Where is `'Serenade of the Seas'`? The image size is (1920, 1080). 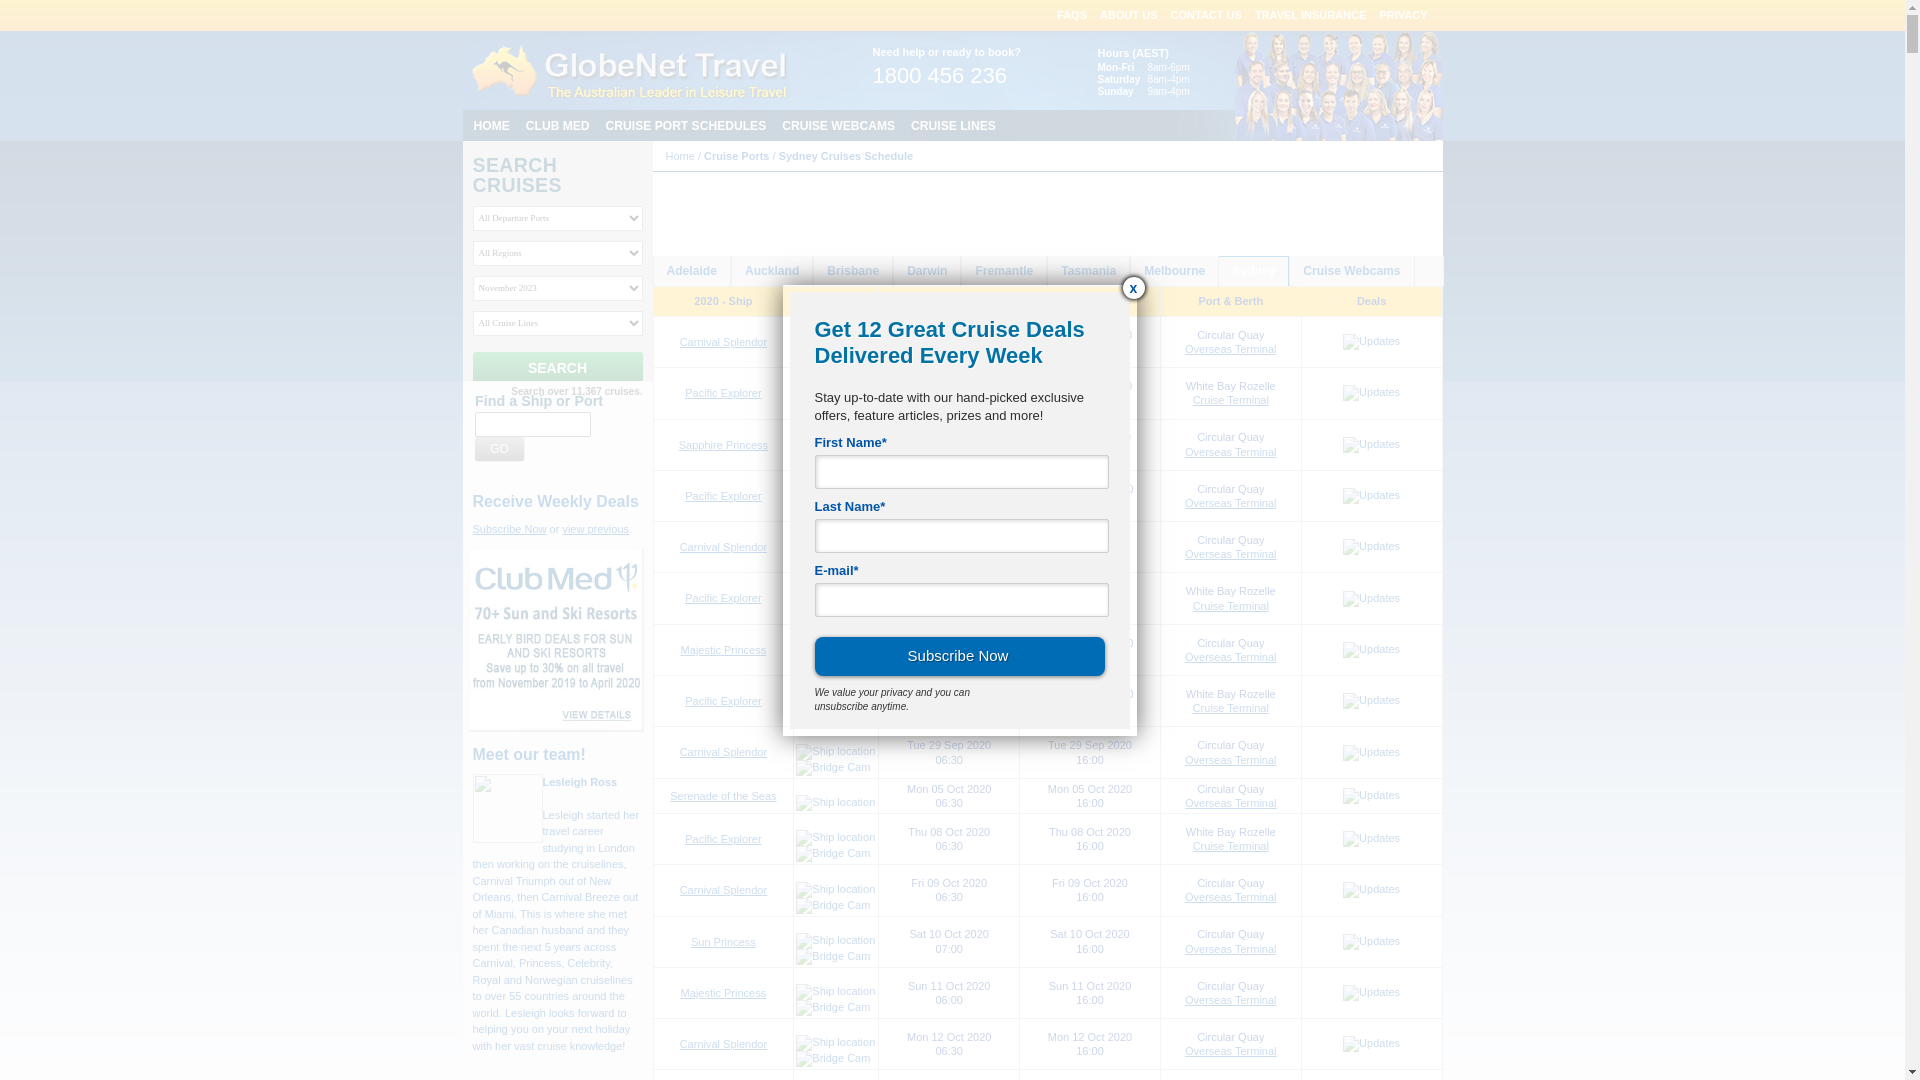
'Serenade of the Seas' is located at coordinates (670, 794).